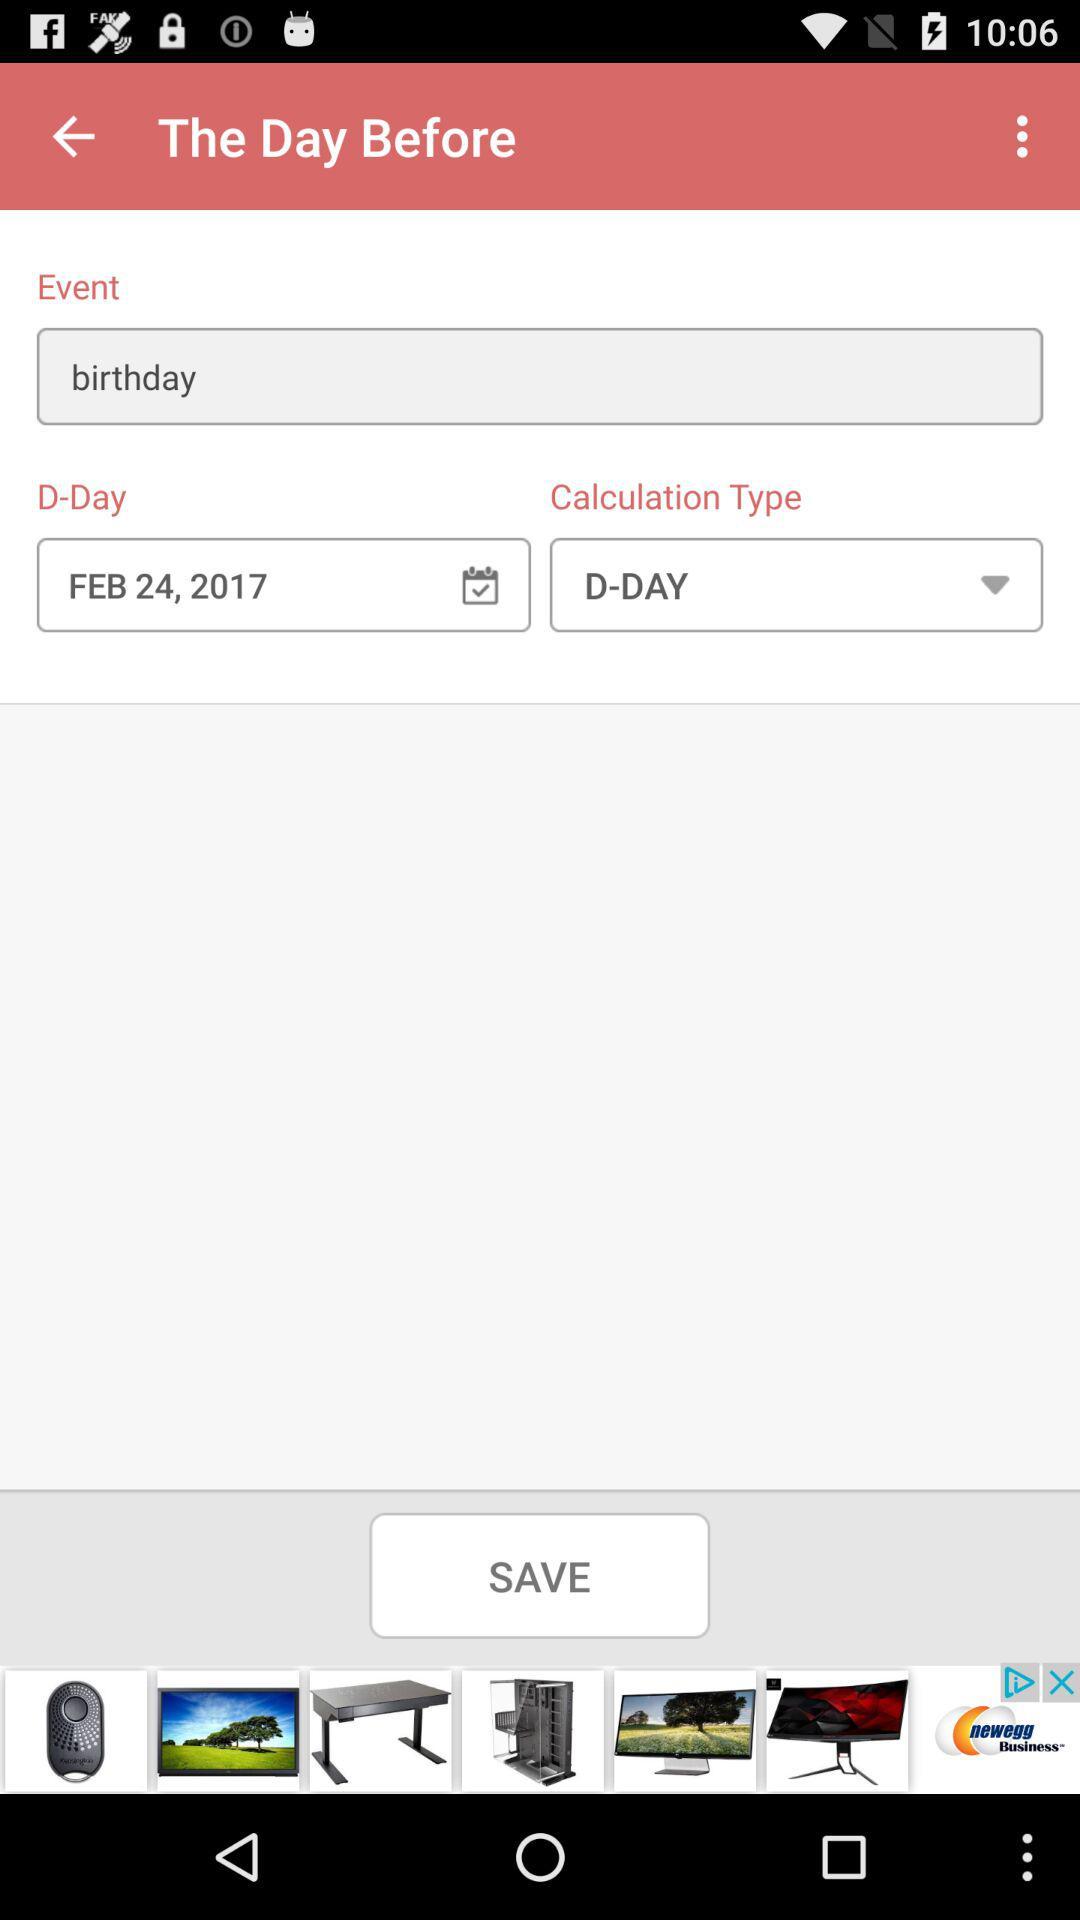 This screenshot has width=1080, height=1920. I want to click on view furniture advertisements options, so click(540, 1727).